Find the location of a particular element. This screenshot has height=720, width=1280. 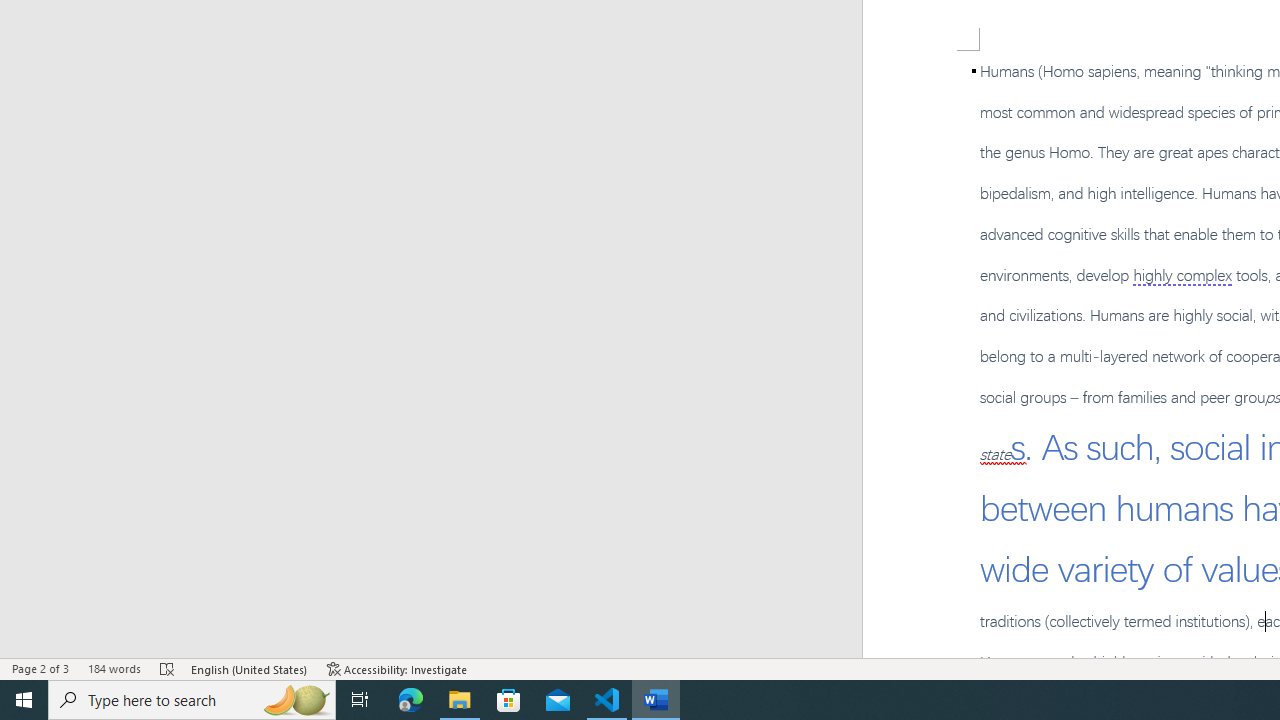

'Page Number Page 2 of 3' is located at coordinates (40, 669).